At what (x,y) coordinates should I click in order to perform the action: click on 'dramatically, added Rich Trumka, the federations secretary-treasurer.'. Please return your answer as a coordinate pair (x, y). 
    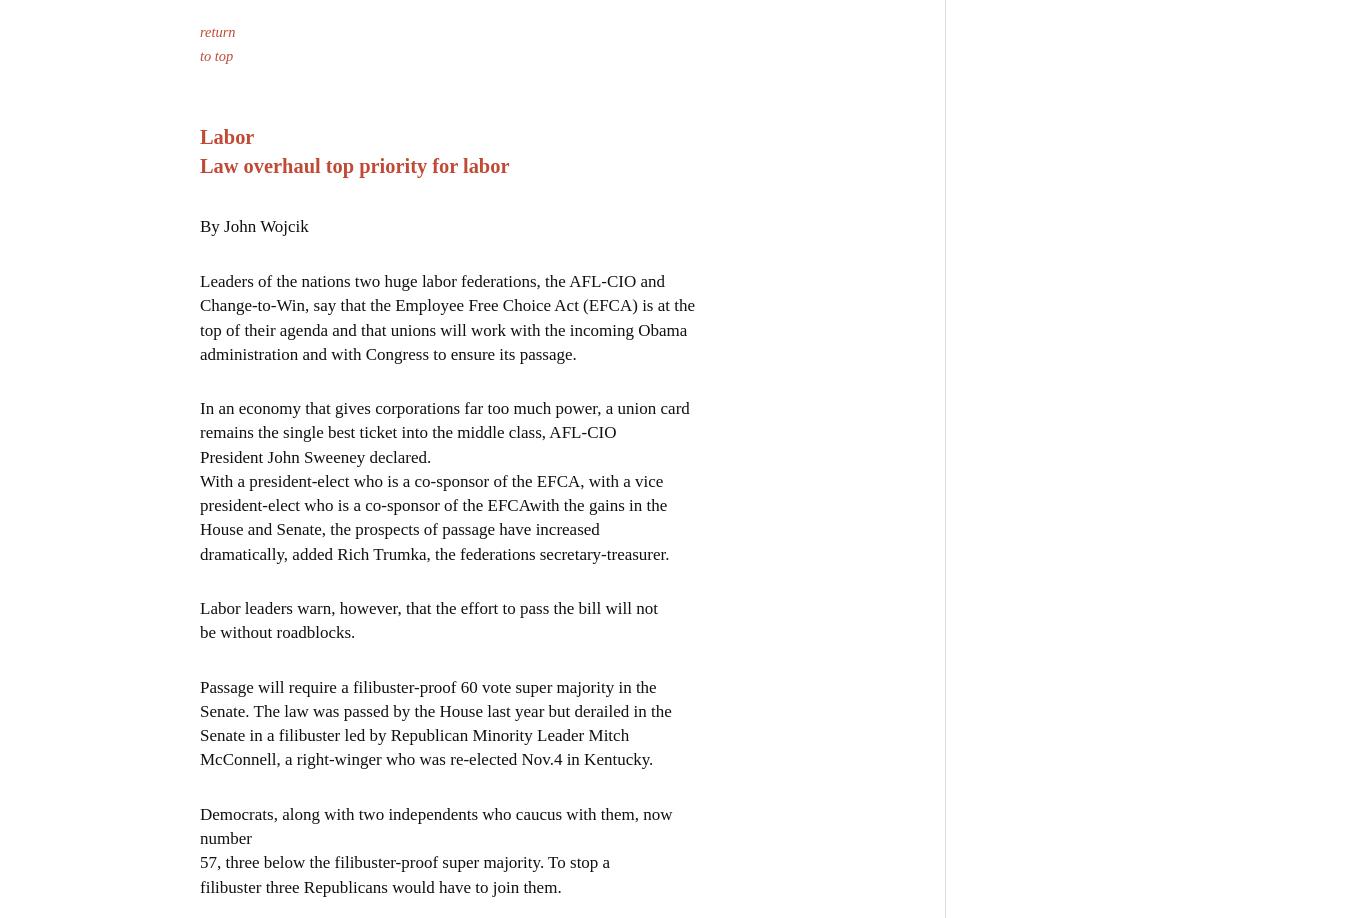
    Looking at the image, I should click on (433, 551).